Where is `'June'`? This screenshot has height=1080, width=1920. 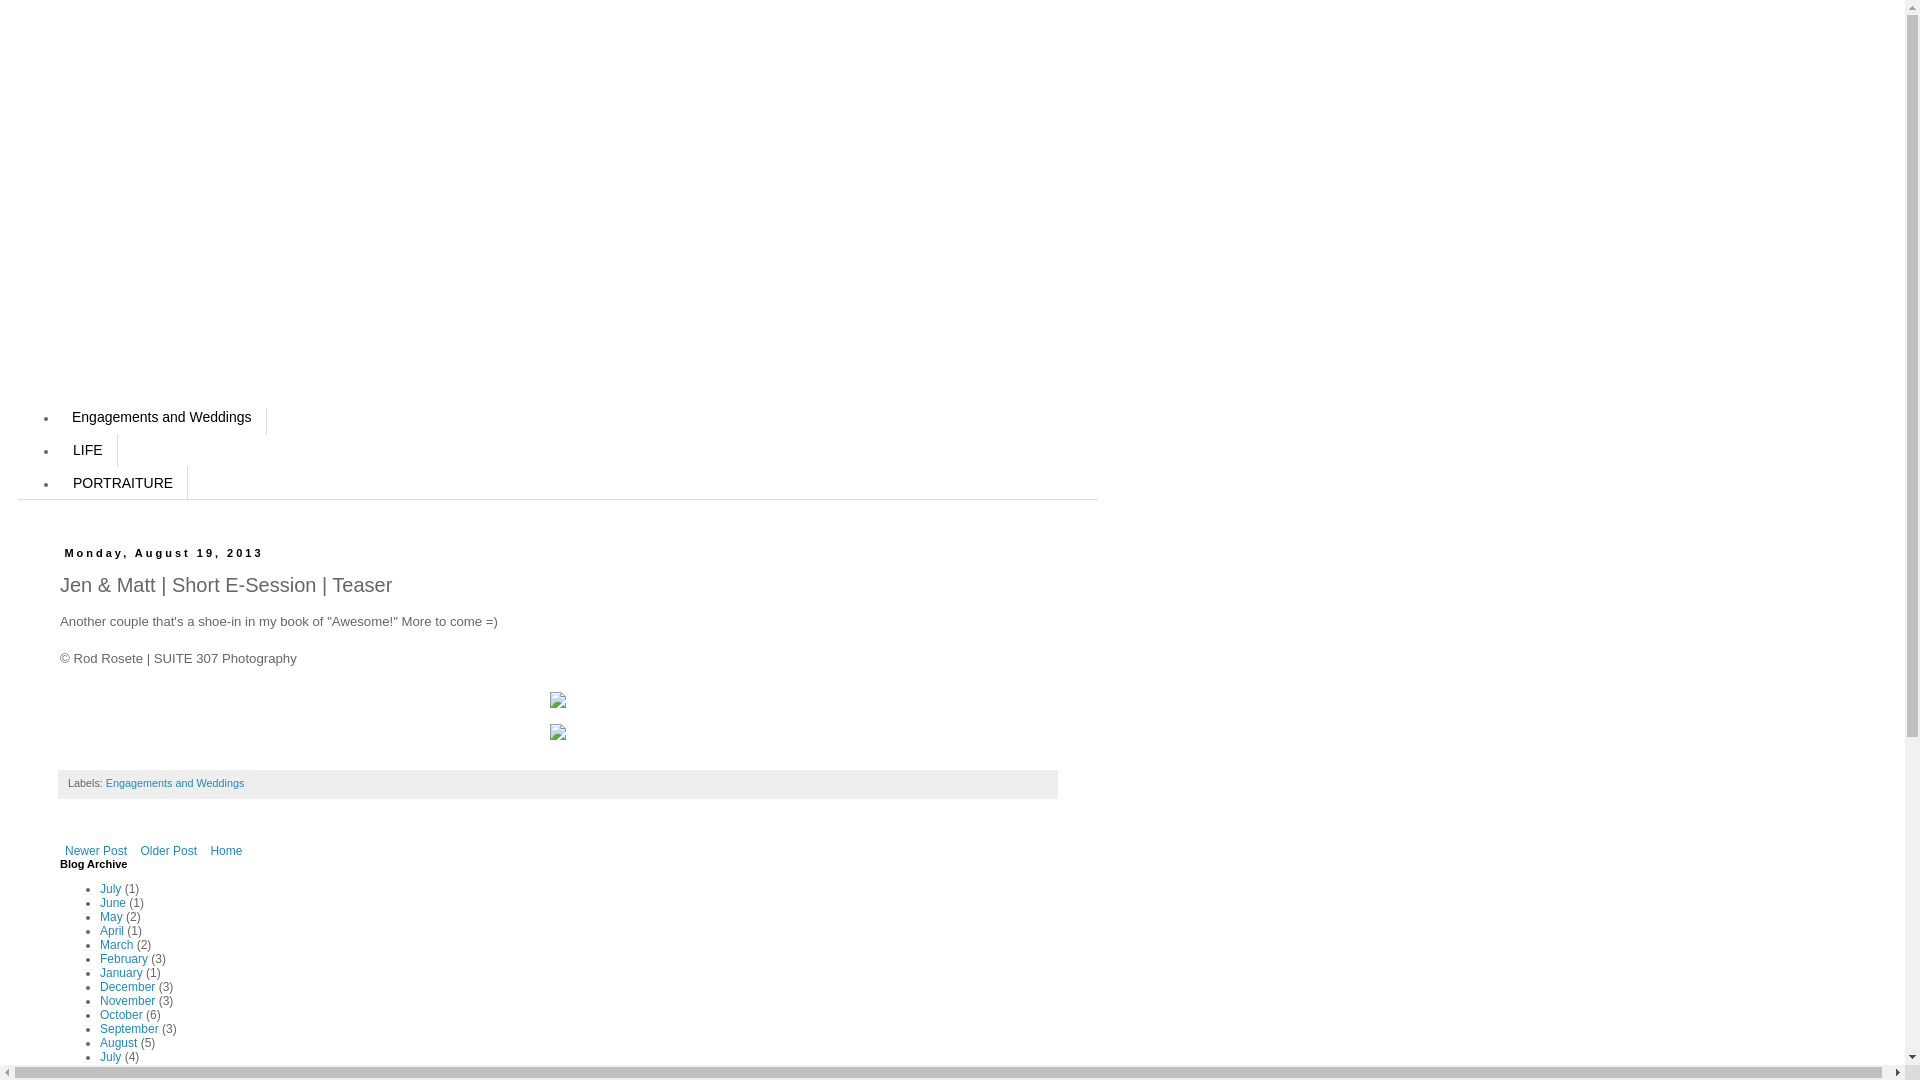 'June' is located at coordinates (112, 902).